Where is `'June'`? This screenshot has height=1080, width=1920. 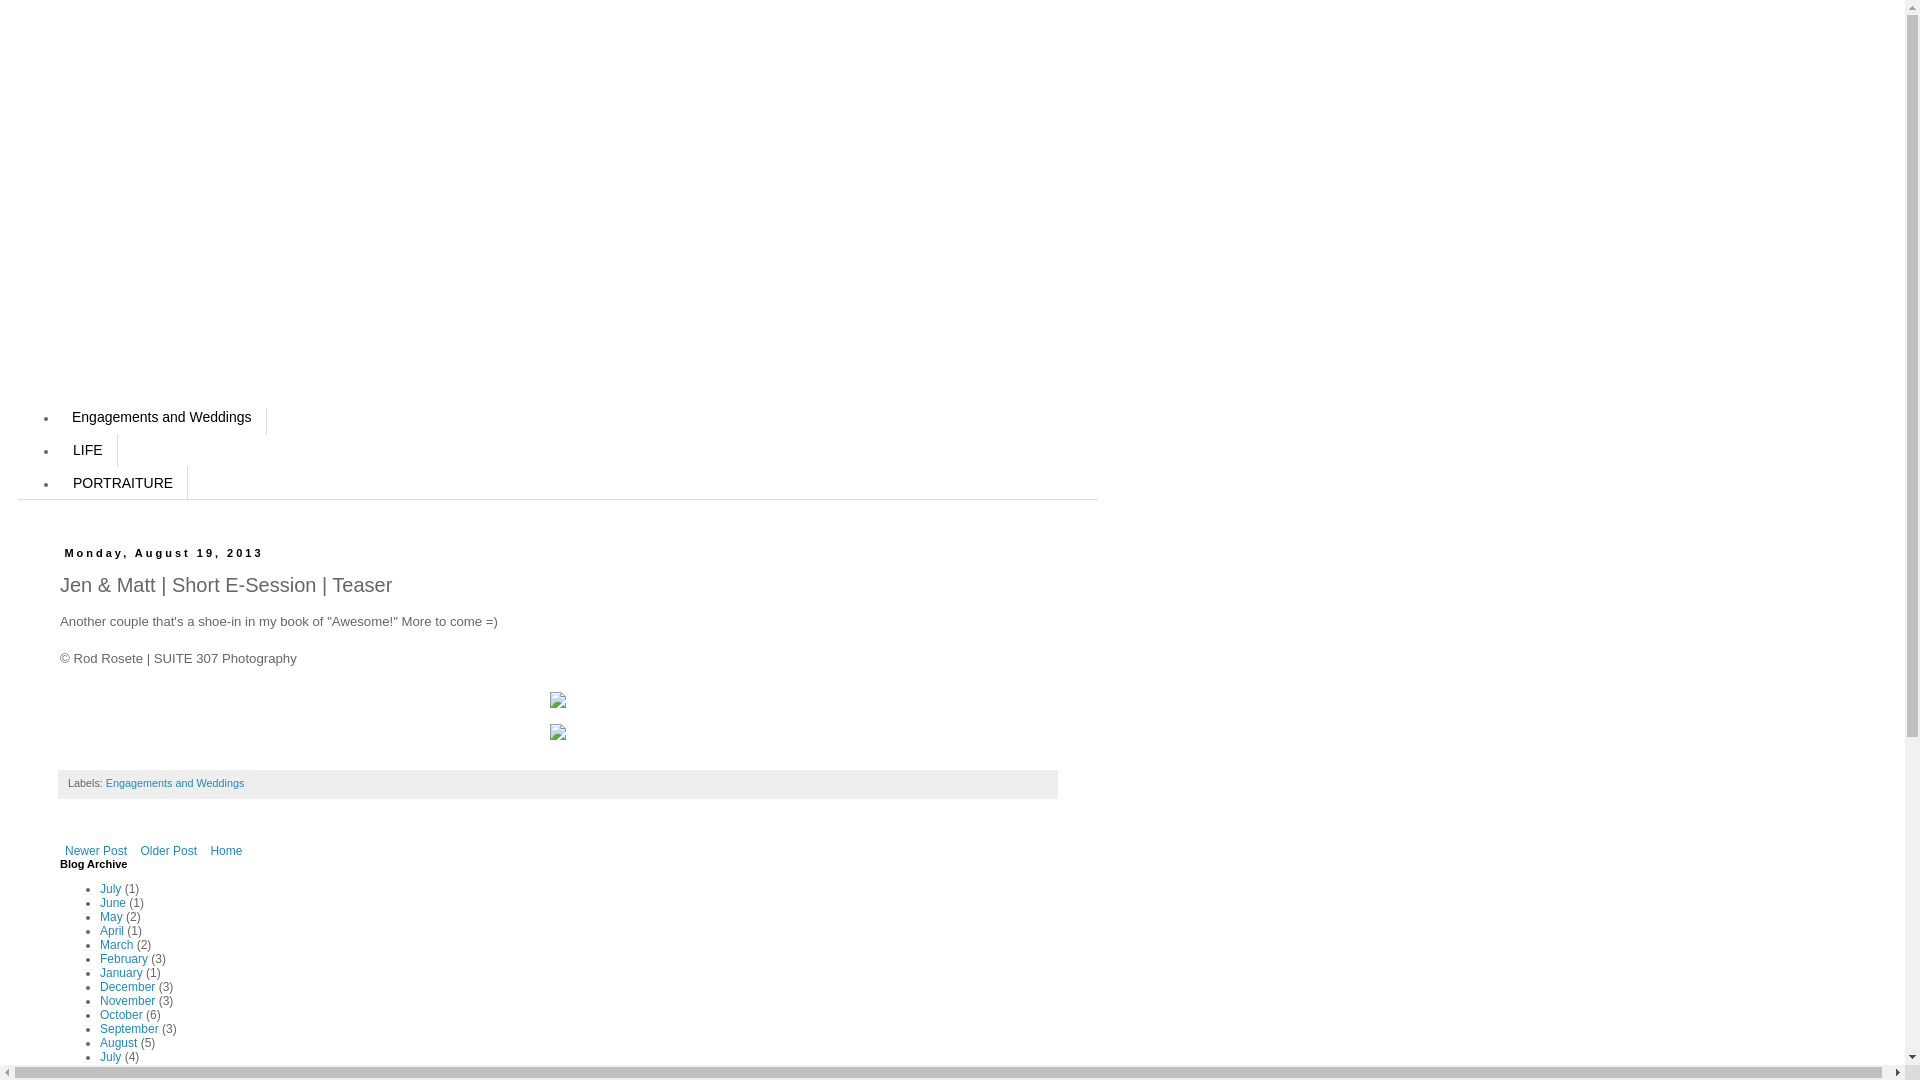 'June' is located at coordinates (112, 902).